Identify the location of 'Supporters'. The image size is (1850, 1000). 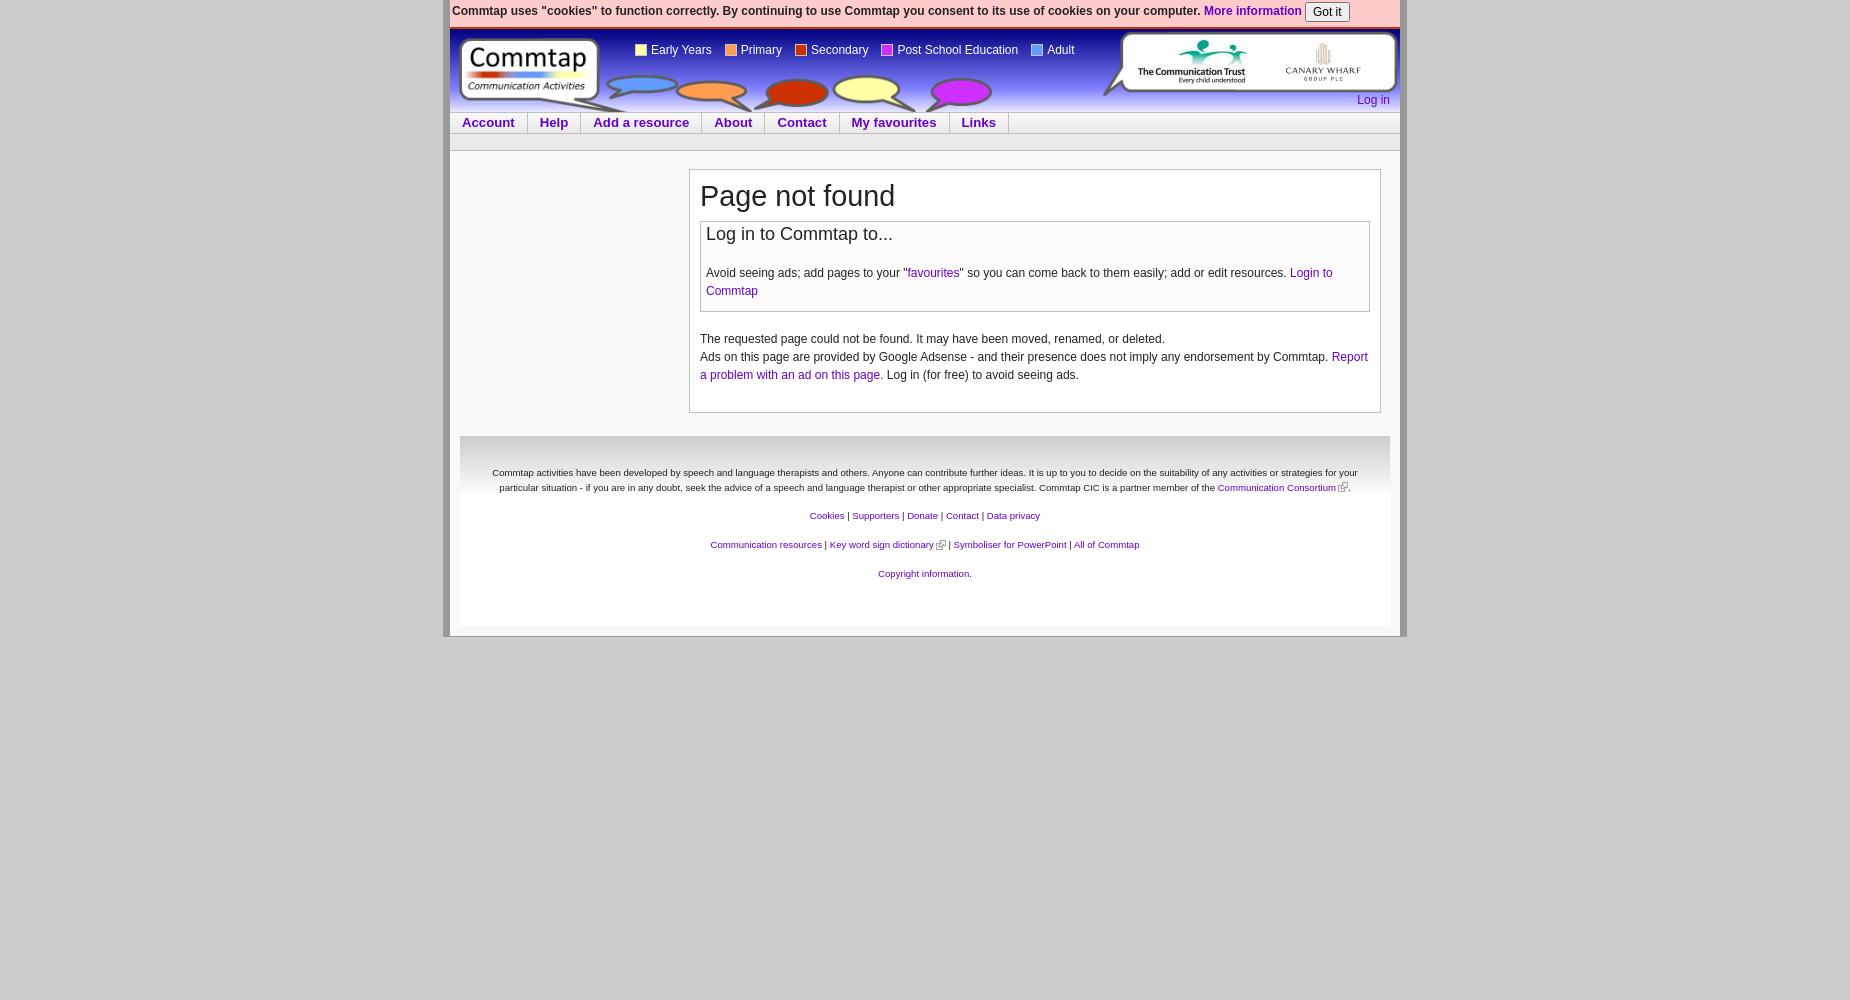
(851, 515).